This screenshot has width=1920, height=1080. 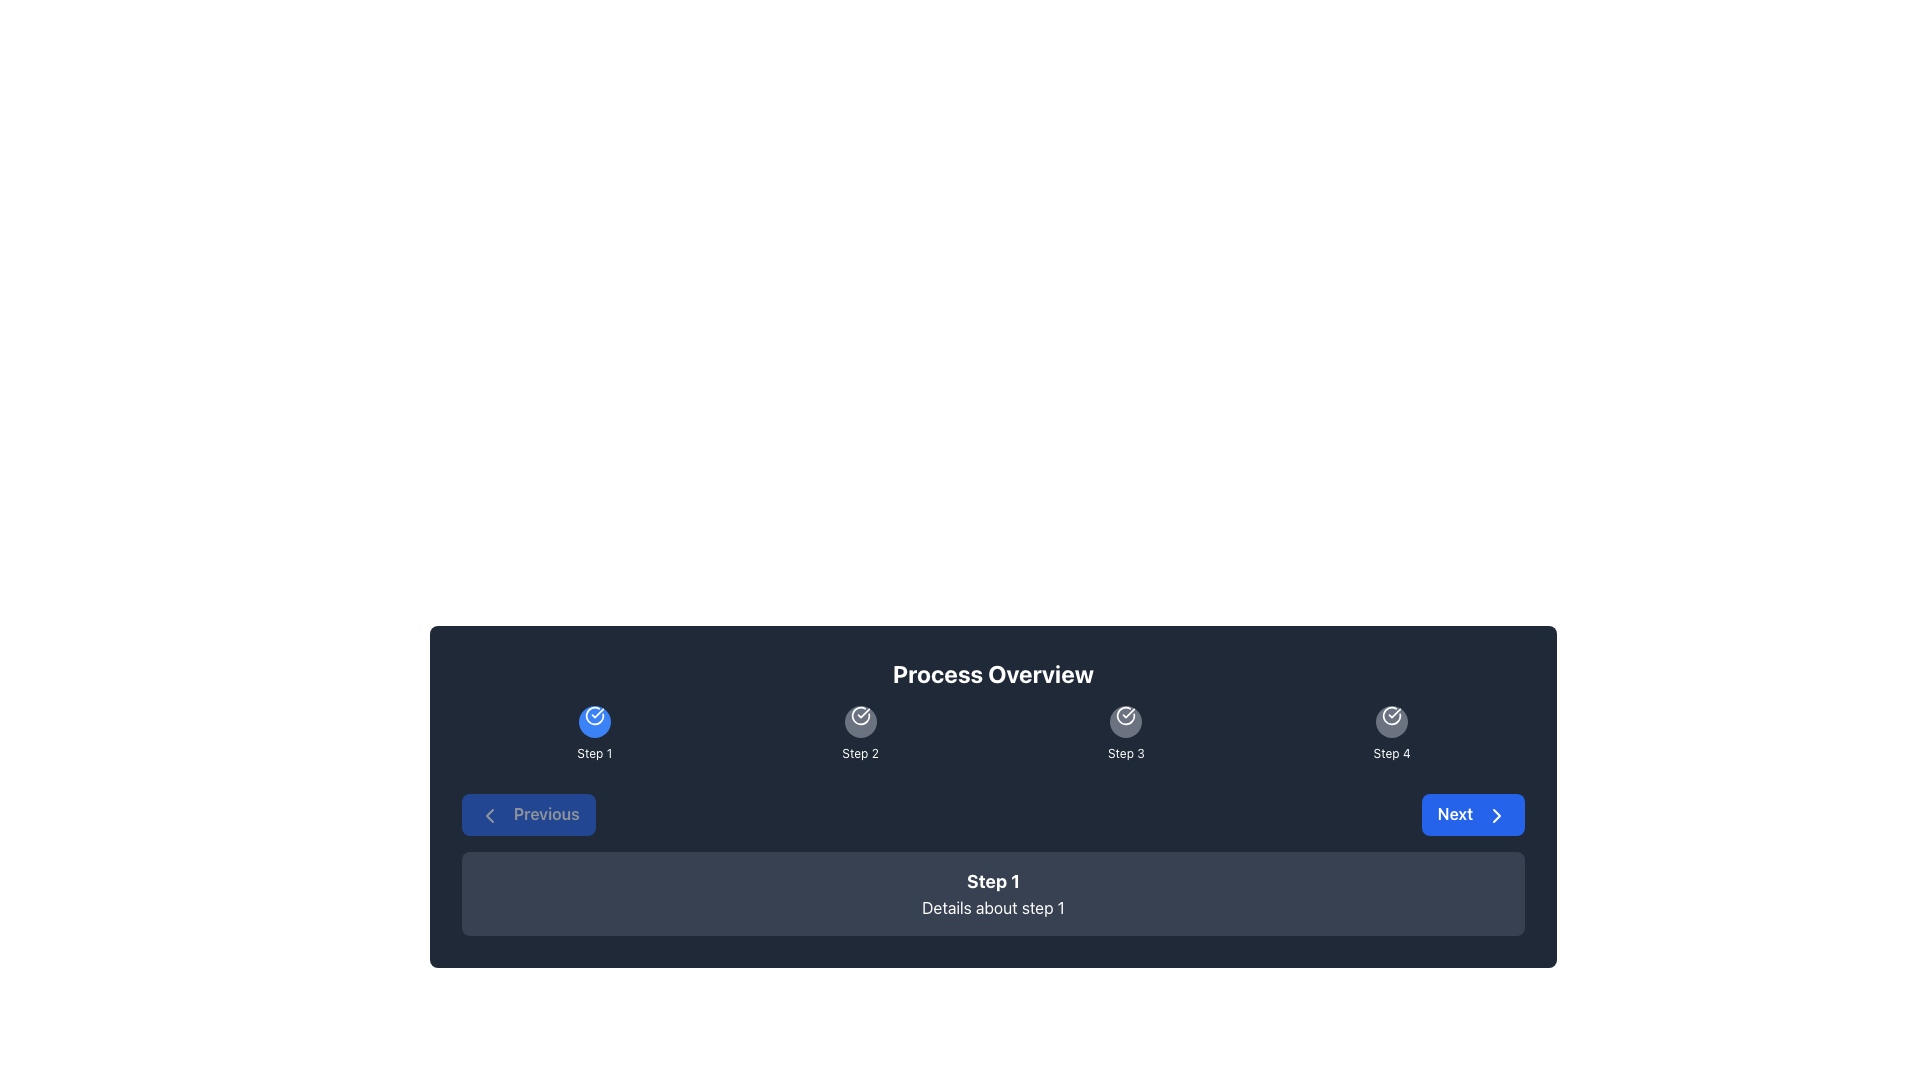 I want to click on the 'Step 1' text label, which is positioned below the circular checkmark icon in the process overview section, so click(x=593, y=753).